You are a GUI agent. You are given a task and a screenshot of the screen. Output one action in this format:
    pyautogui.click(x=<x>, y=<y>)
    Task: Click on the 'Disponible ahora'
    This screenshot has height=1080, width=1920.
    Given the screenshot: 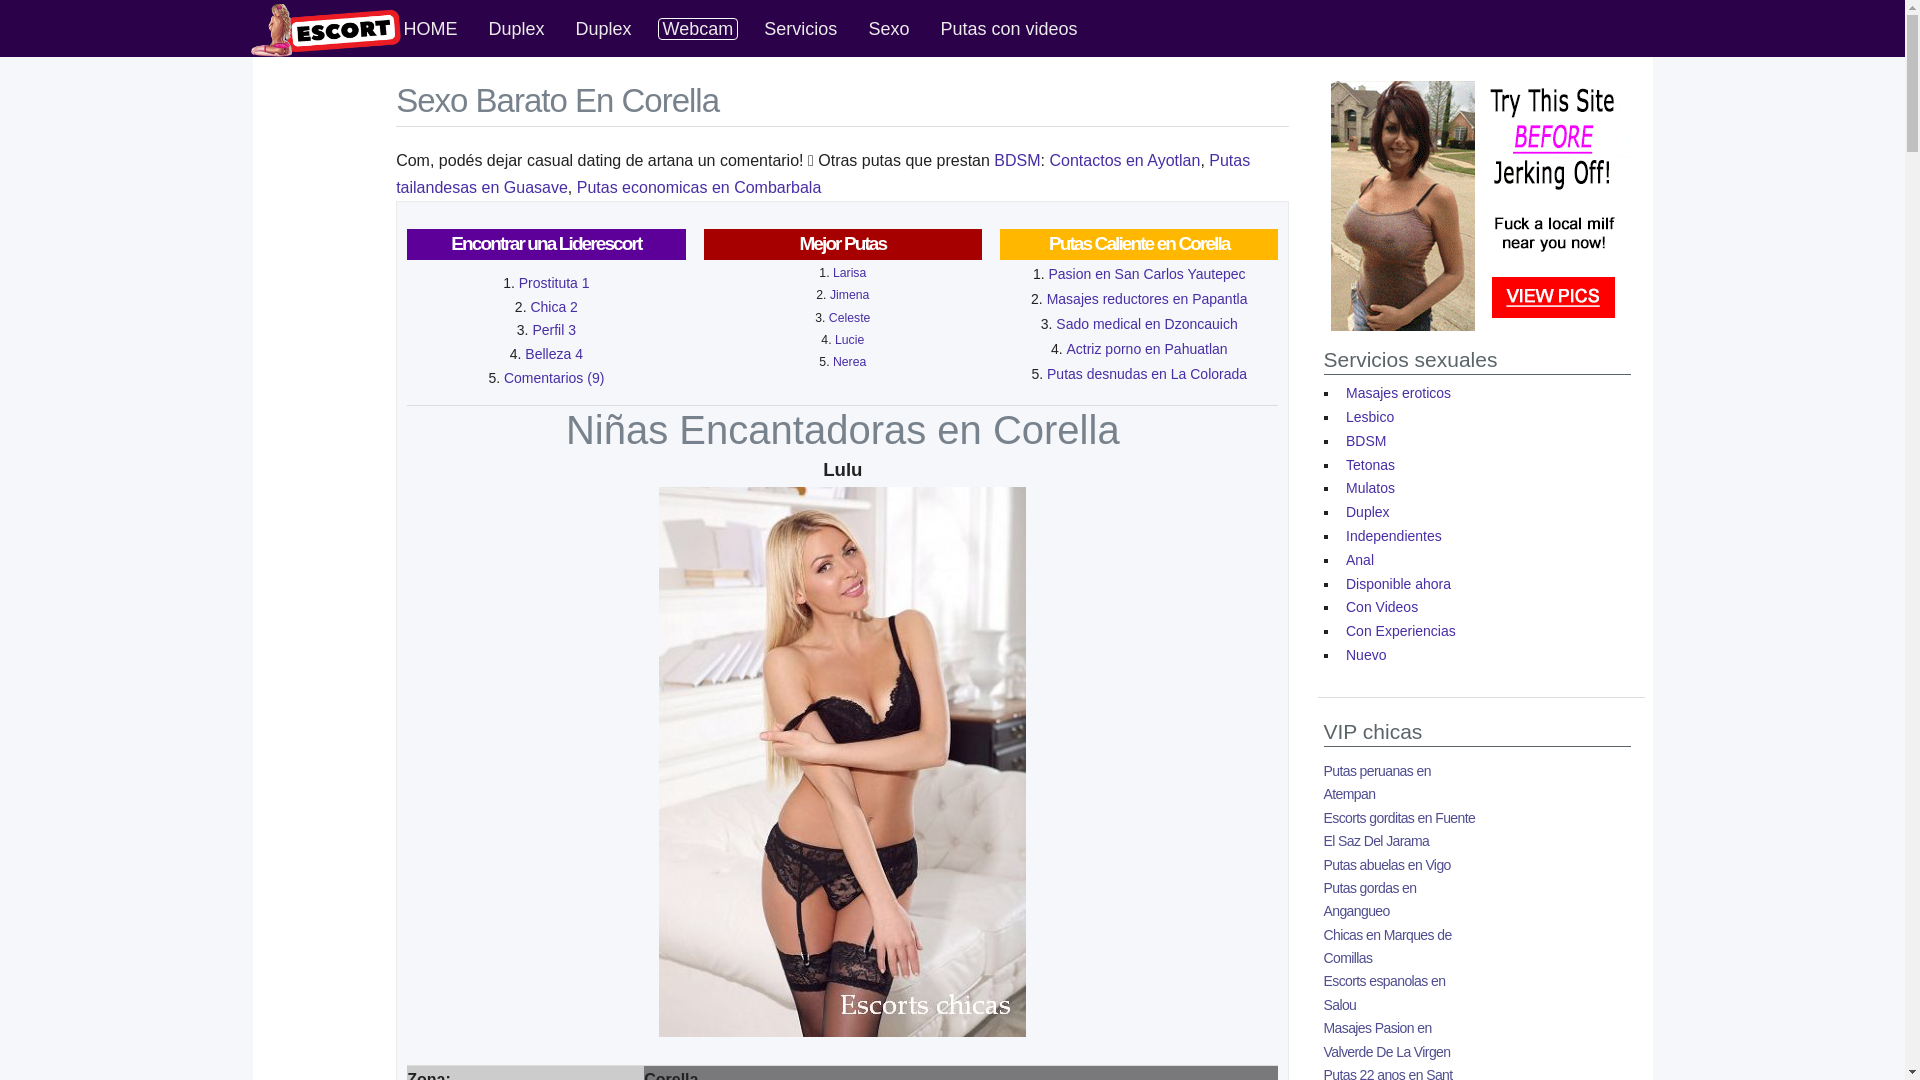 What is the action you would take?
    pyautogui.click(x=1396, y=583)
    